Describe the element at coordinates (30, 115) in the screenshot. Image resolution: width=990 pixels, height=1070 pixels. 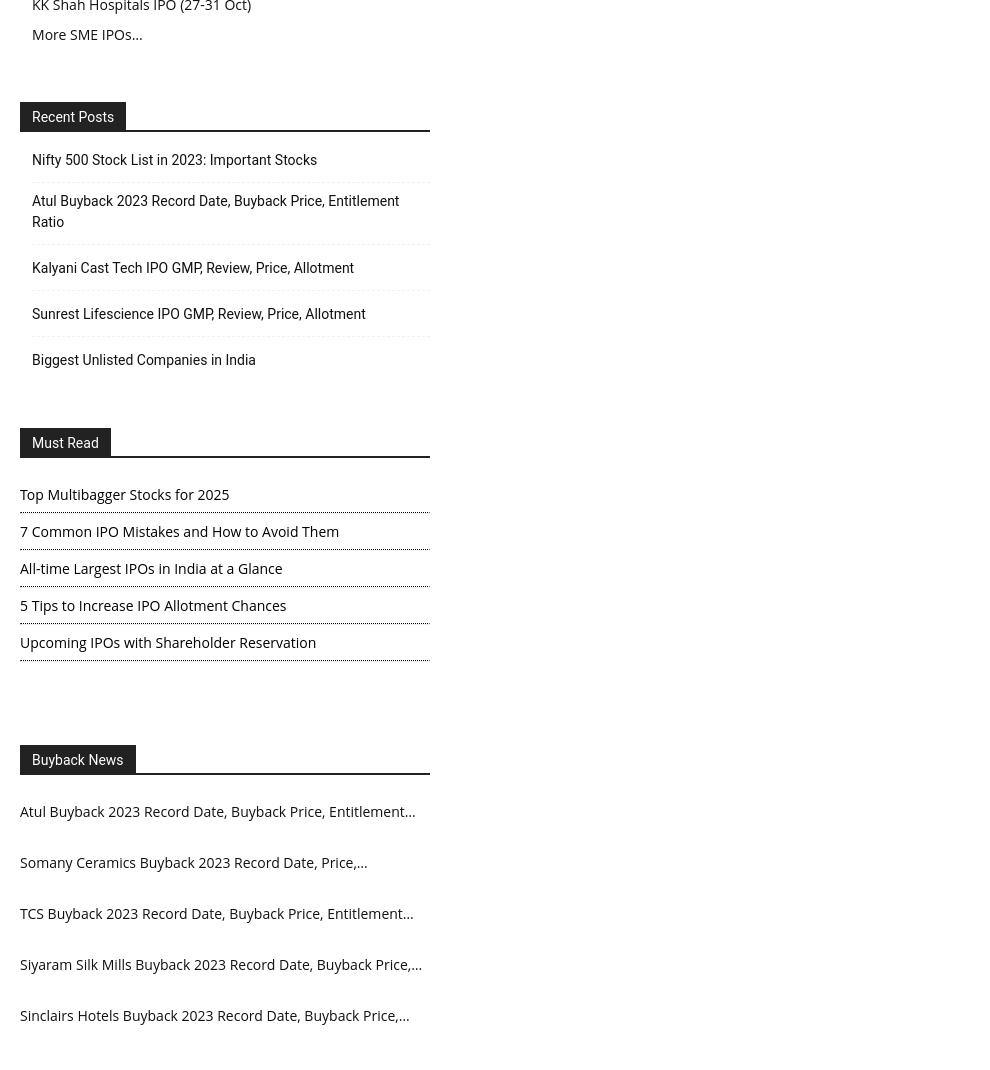
I see `'Recent Posts'` at that location.